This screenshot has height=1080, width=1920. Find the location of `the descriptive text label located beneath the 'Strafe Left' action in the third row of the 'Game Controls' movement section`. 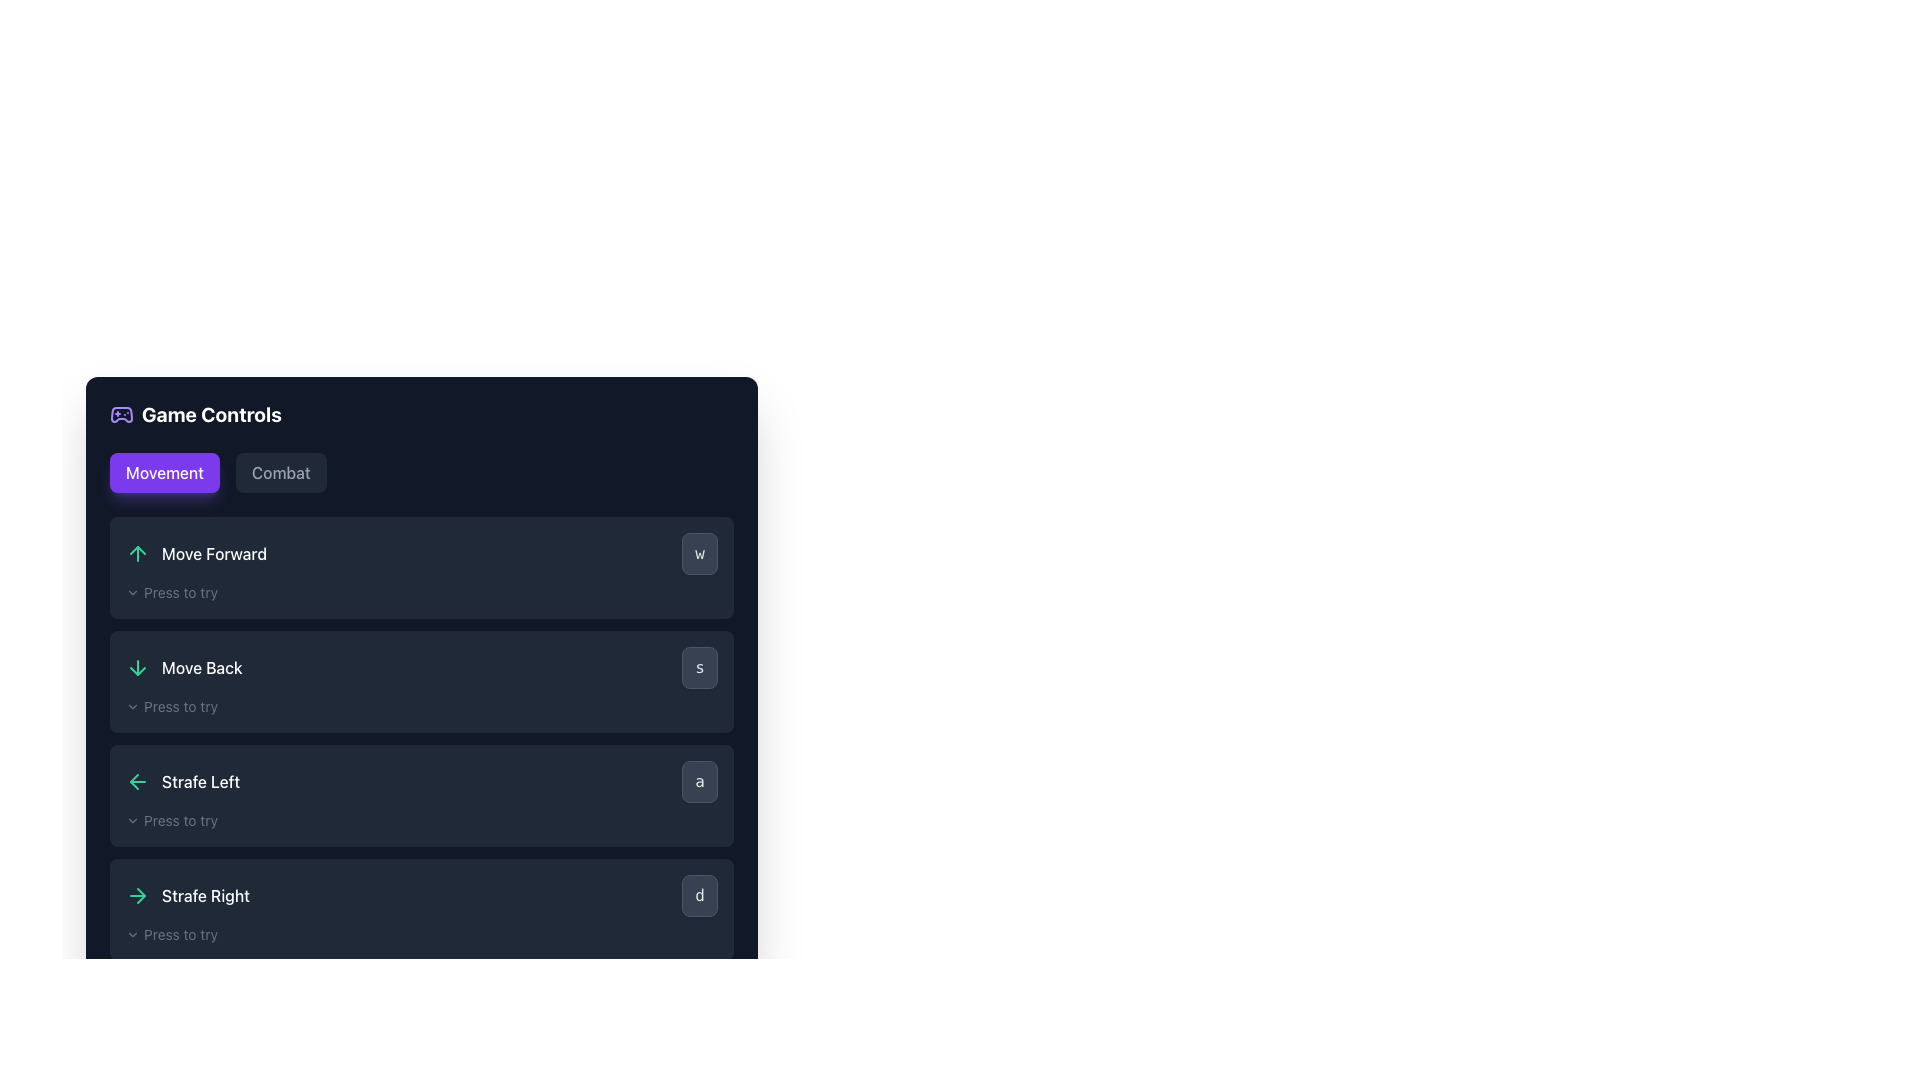

the descriptive text label located beneath the 'Strafe Left' action in the third row of the 'Game Controls' movement section is located at coordinates (181, 821).